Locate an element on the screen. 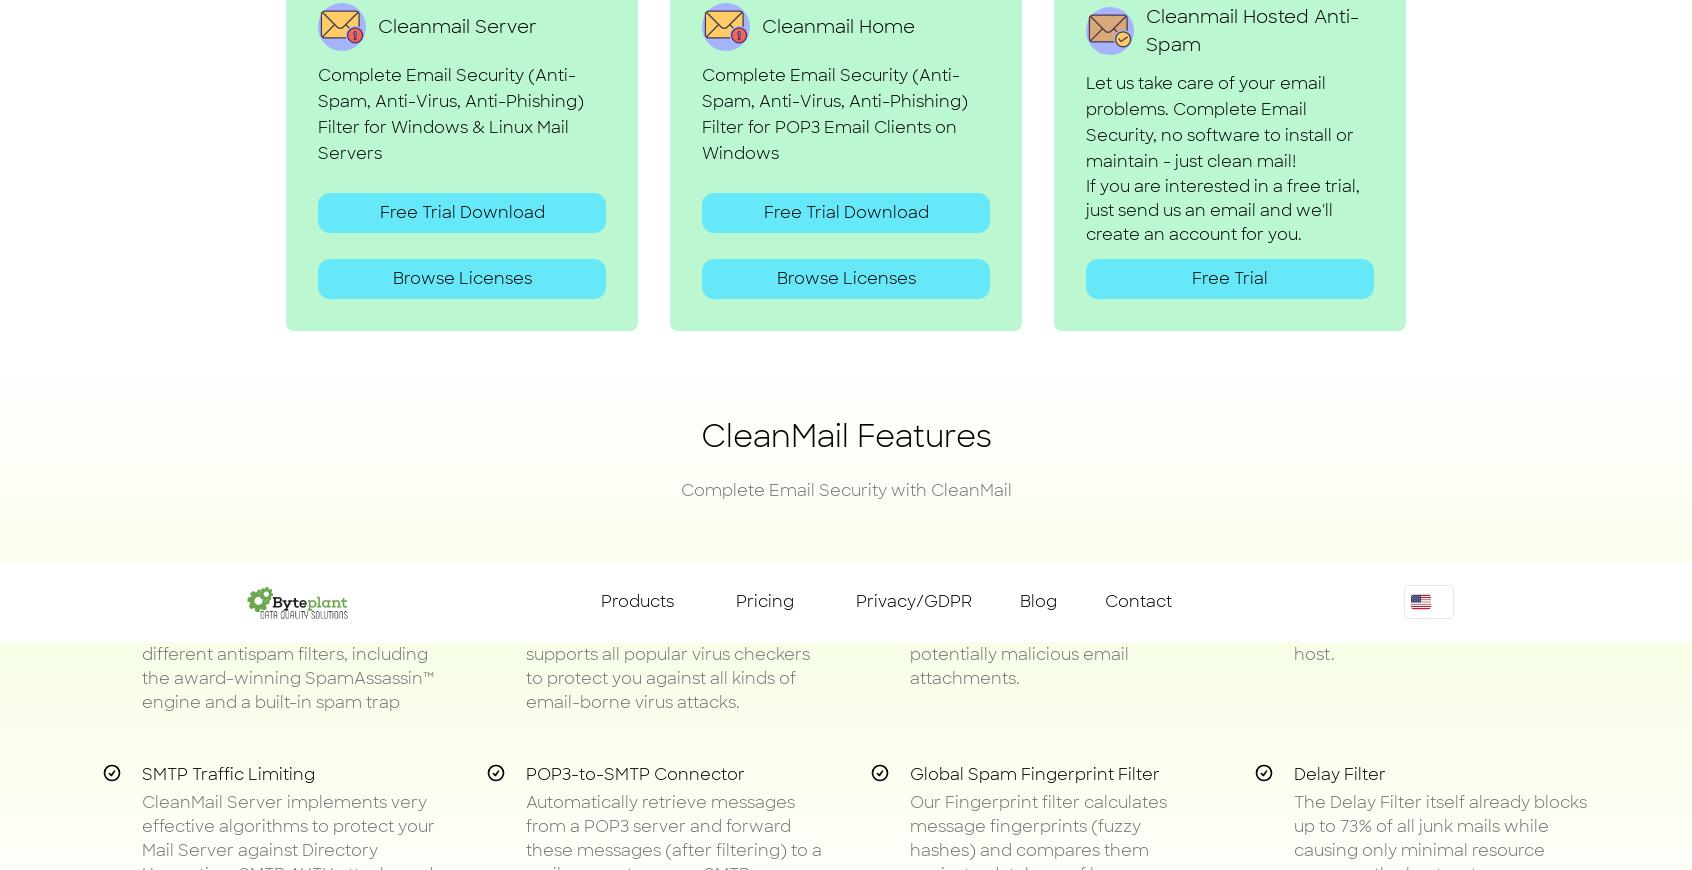  'OpenSSL updated' is located at coordinates (740, 207).